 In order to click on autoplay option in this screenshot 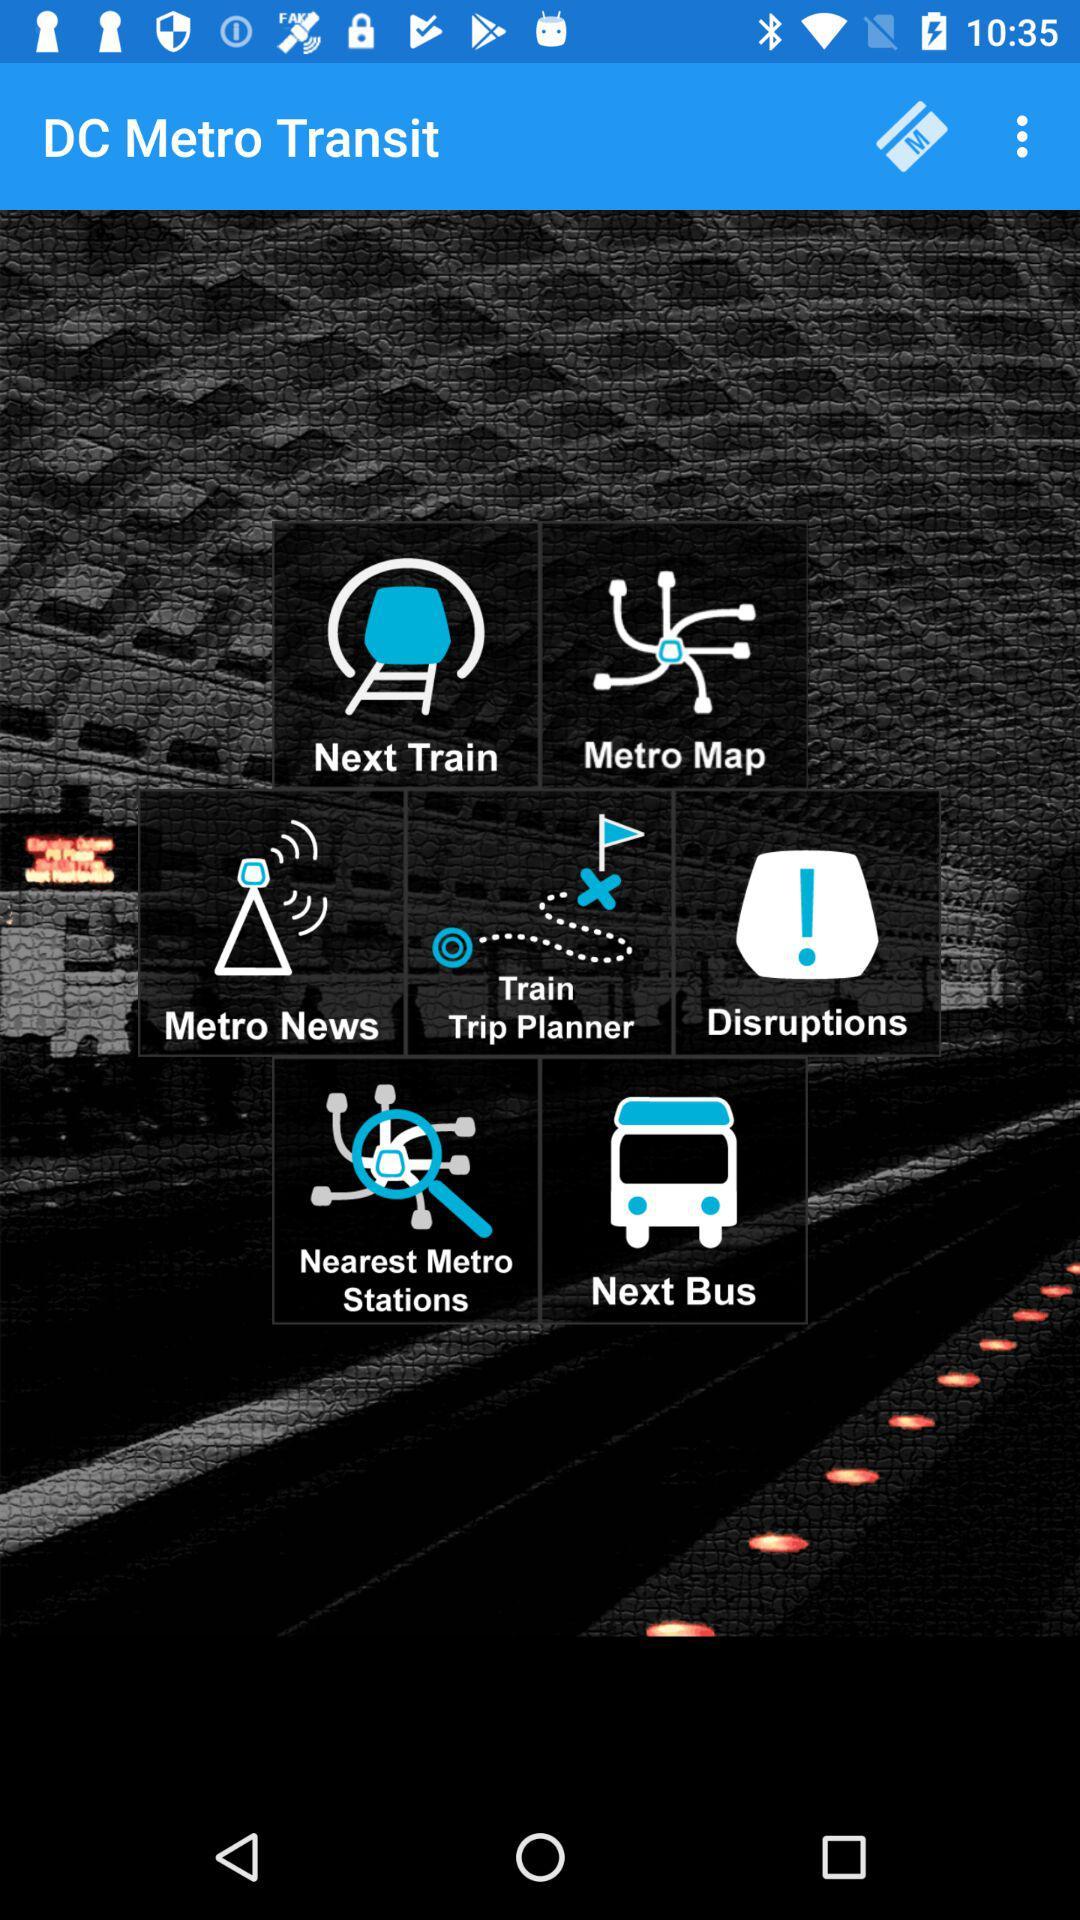, I will do `click(673, 1190)`.